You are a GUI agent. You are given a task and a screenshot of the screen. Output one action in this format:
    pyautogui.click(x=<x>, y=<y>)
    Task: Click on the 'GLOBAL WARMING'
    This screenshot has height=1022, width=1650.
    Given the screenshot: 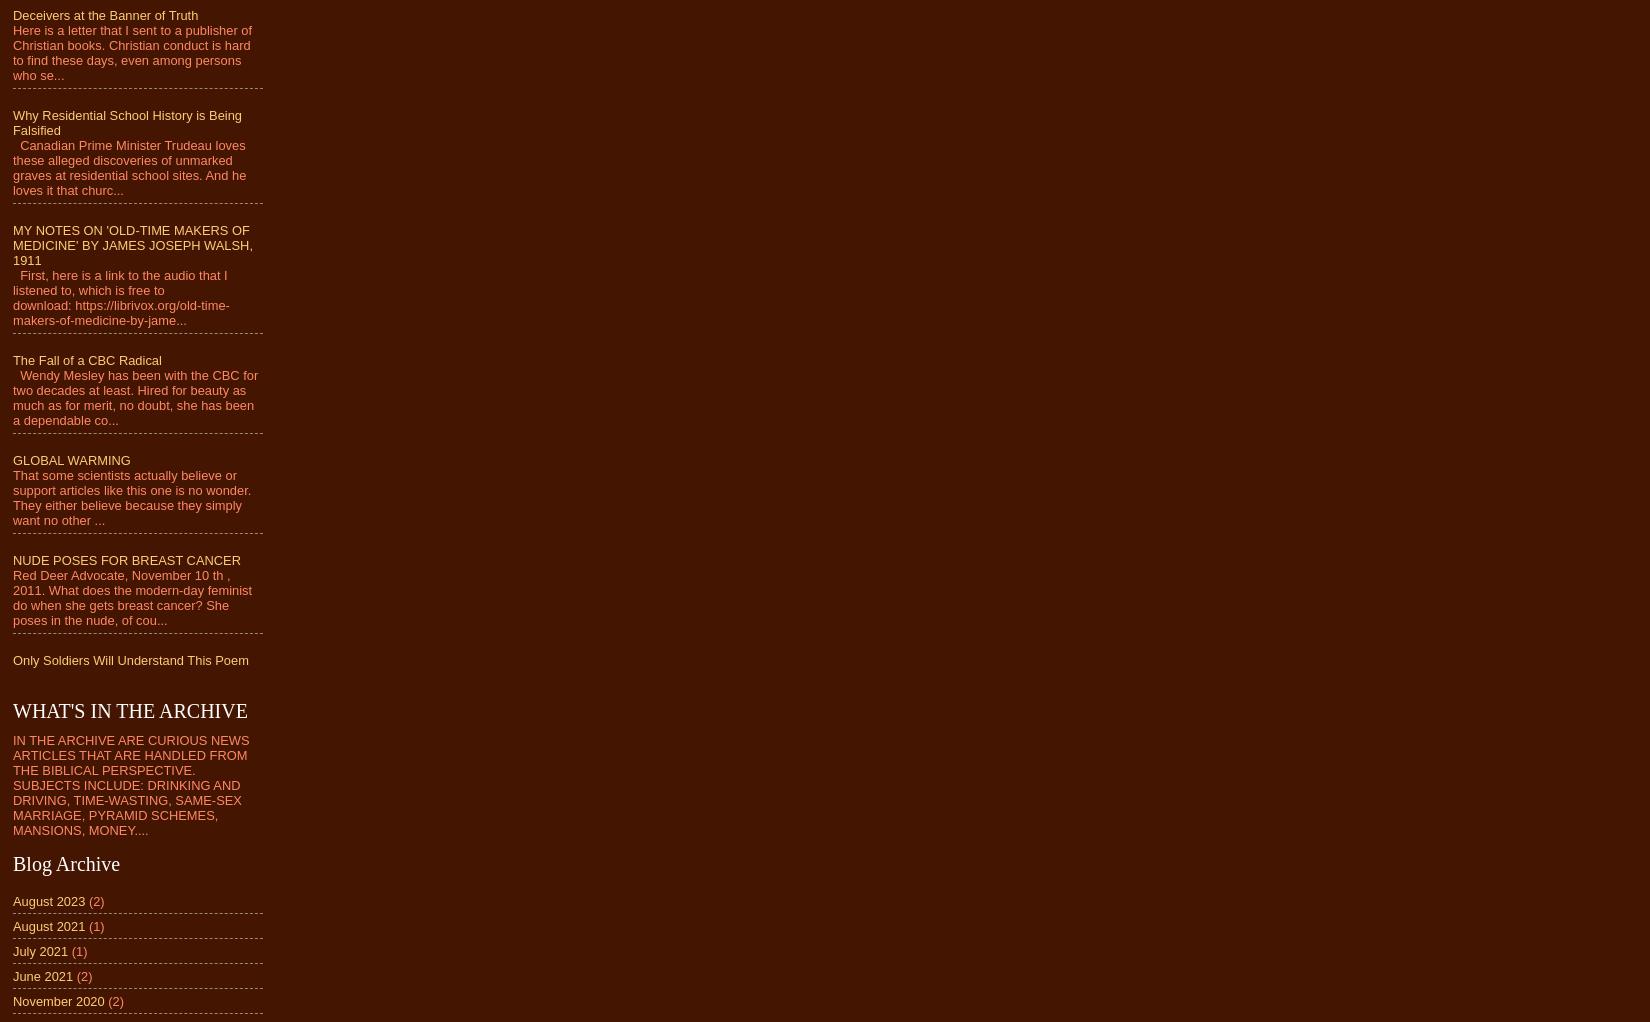 What is the action you would take?
    pyautogui.click(x=71, y=459)
    